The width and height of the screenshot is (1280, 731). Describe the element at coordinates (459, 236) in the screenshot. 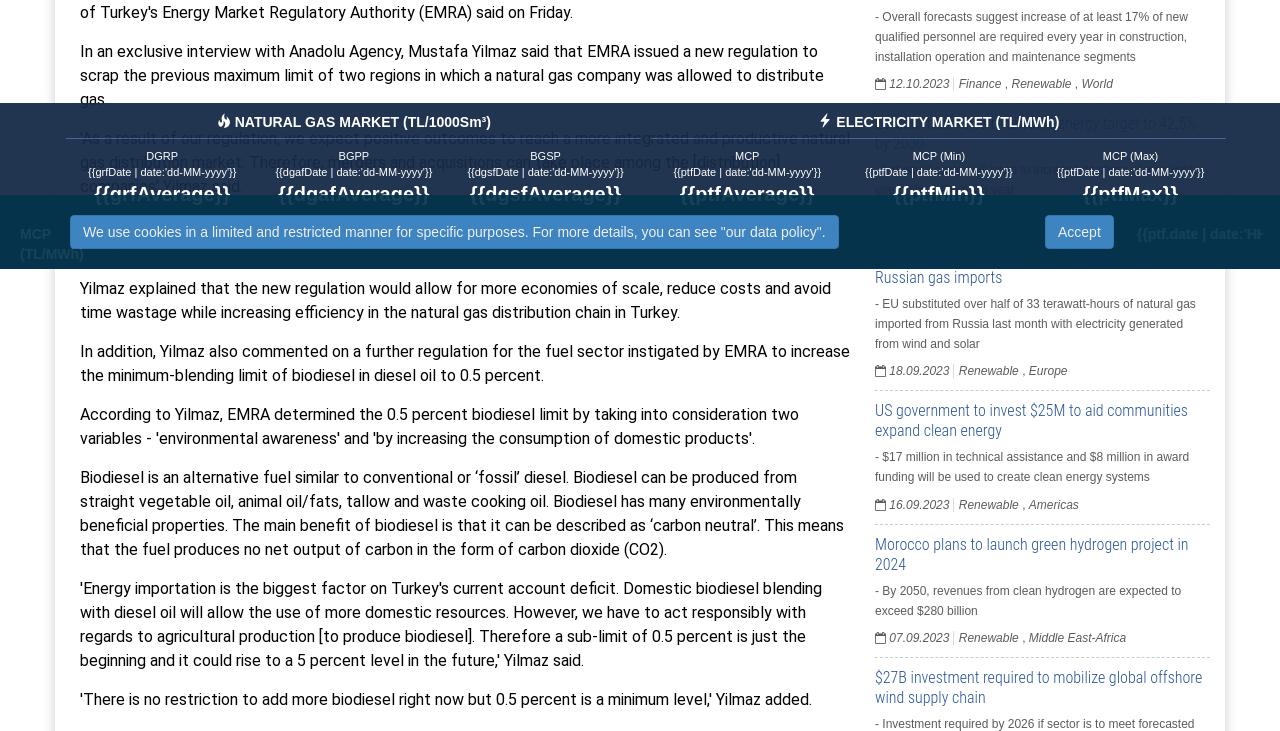

I see `'According to EMRA's data, 68 natural gas companies distribute natural gas to 12.4 million subscribers across Turkey.'` at that location.